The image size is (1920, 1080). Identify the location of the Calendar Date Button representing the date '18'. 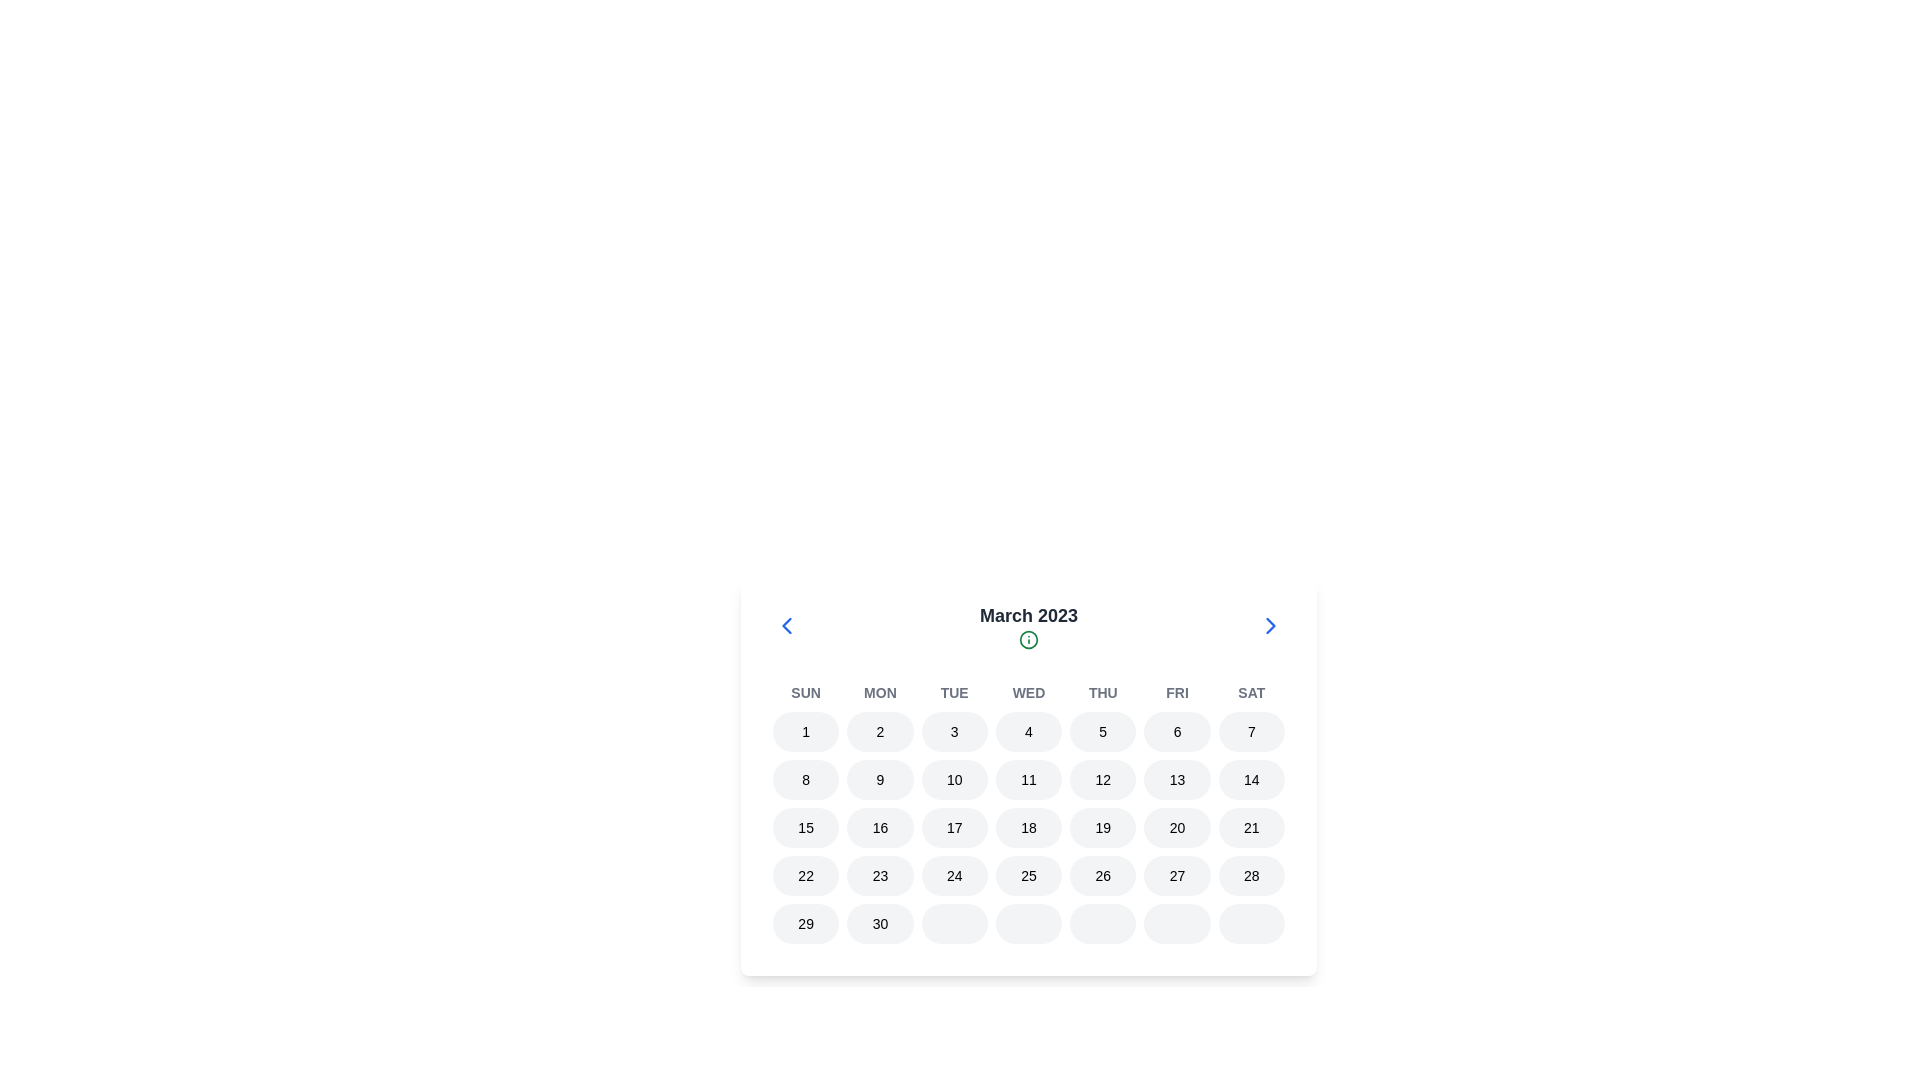
(1028, 828).